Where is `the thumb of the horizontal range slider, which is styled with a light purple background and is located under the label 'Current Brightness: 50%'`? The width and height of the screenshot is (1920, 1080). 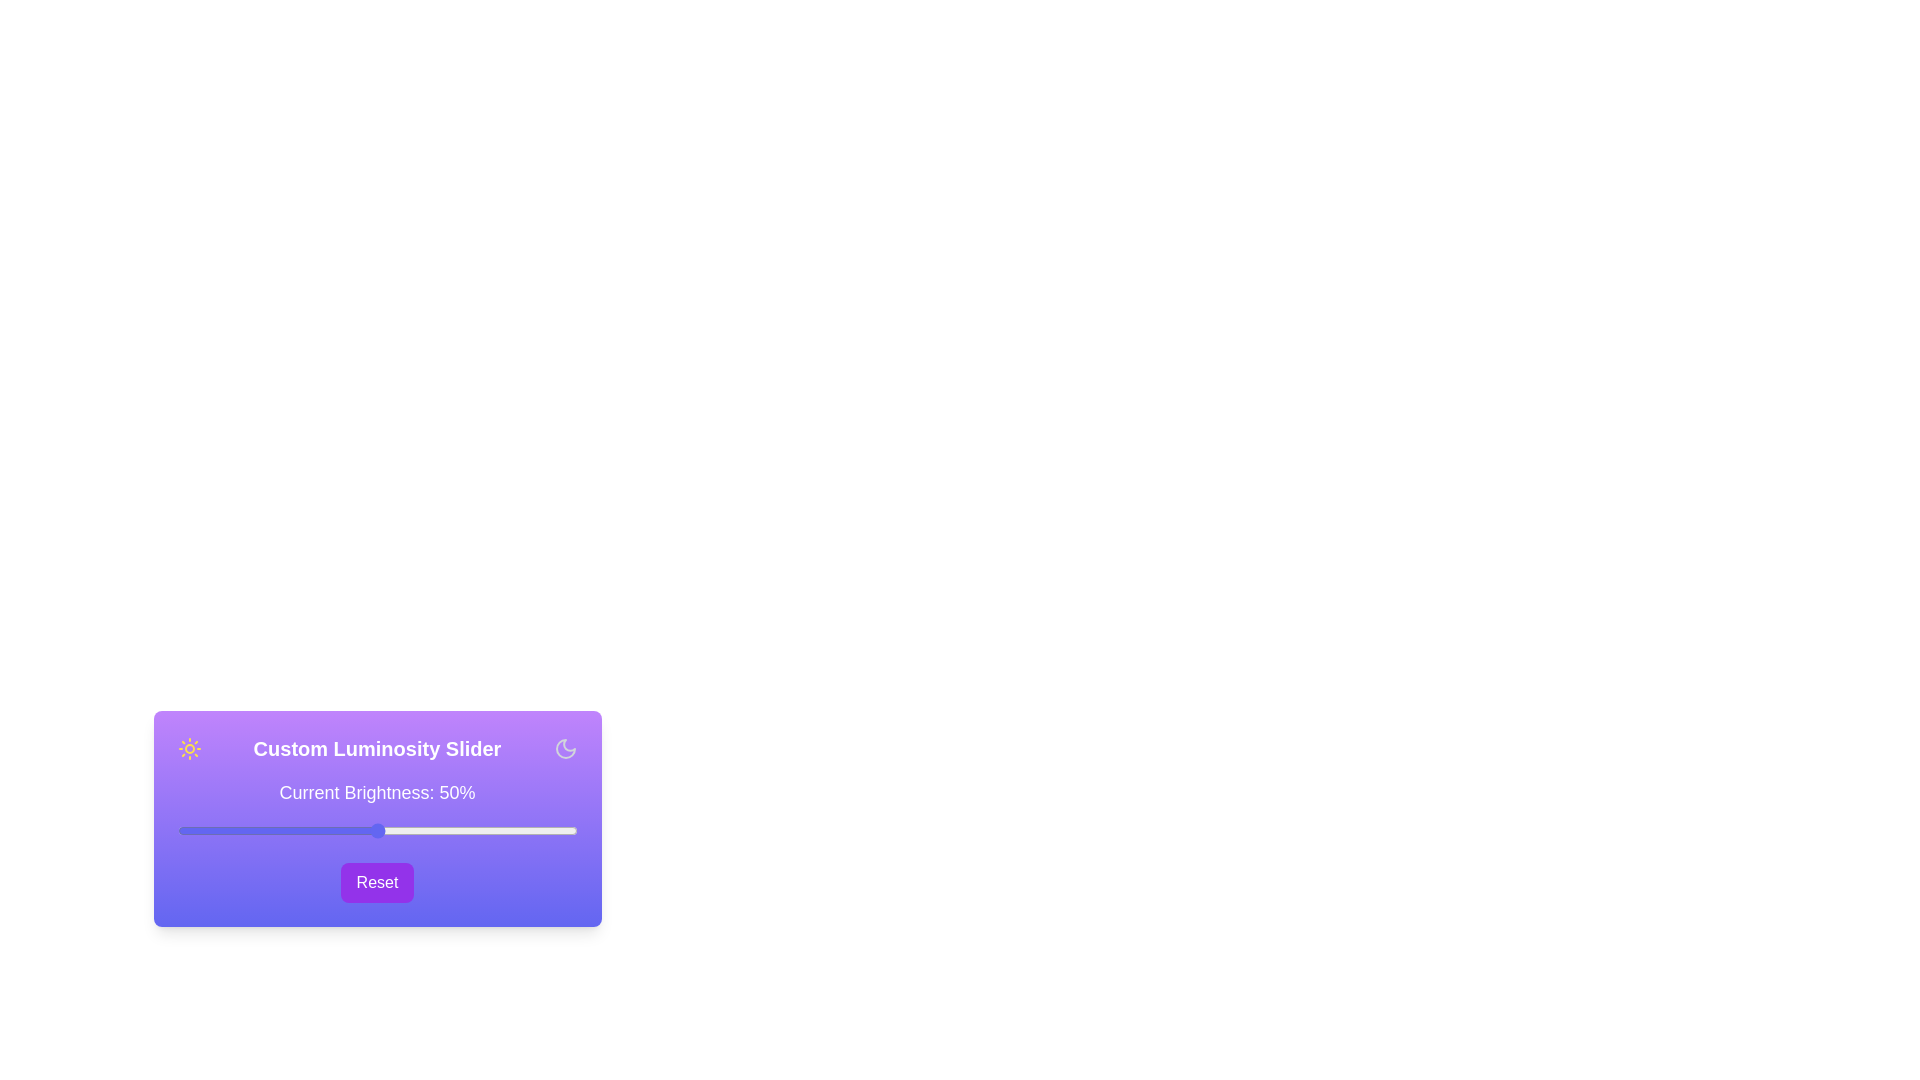
the thumb of the horizontal range slider, which is styled with a light purple background and is located under the label 'Current Brightness: 50%' is located at coordinates (377, 830).